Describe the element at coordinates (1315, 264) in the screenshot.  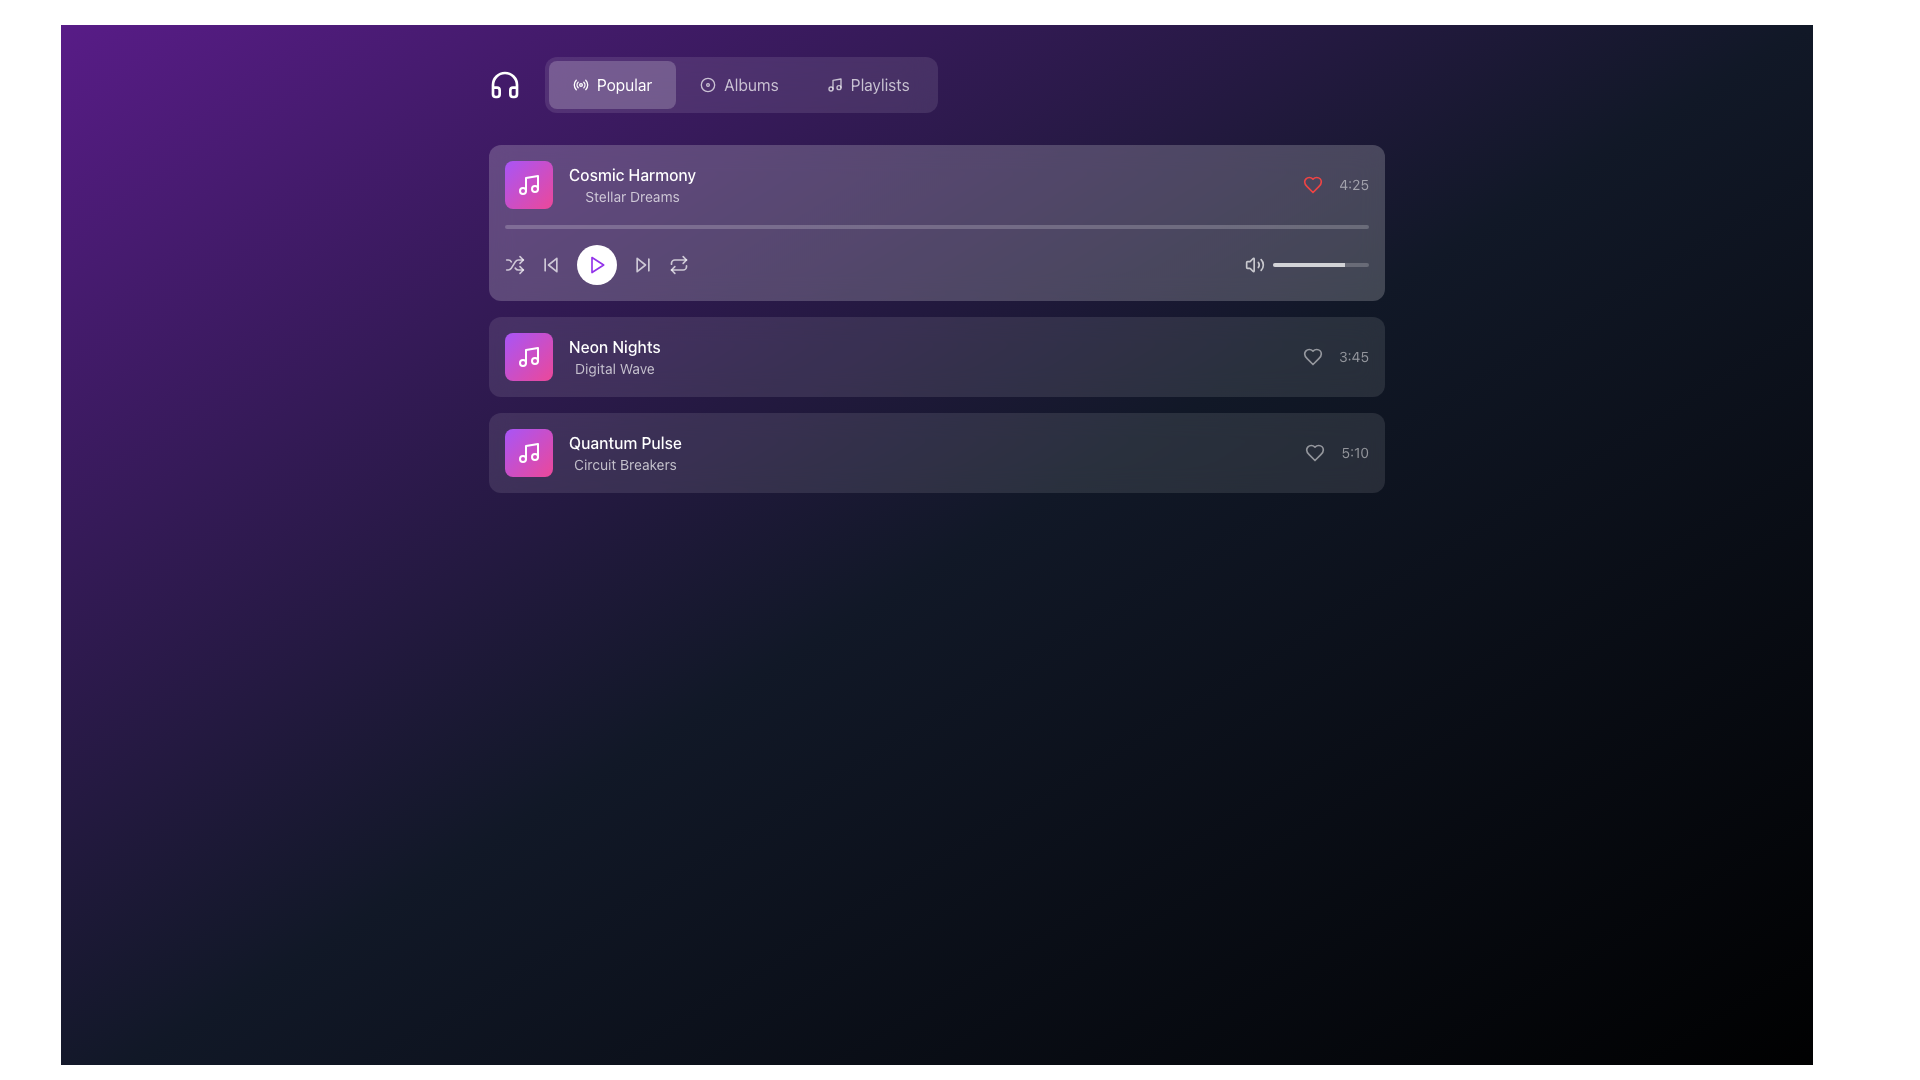
I see `volume` at that location.